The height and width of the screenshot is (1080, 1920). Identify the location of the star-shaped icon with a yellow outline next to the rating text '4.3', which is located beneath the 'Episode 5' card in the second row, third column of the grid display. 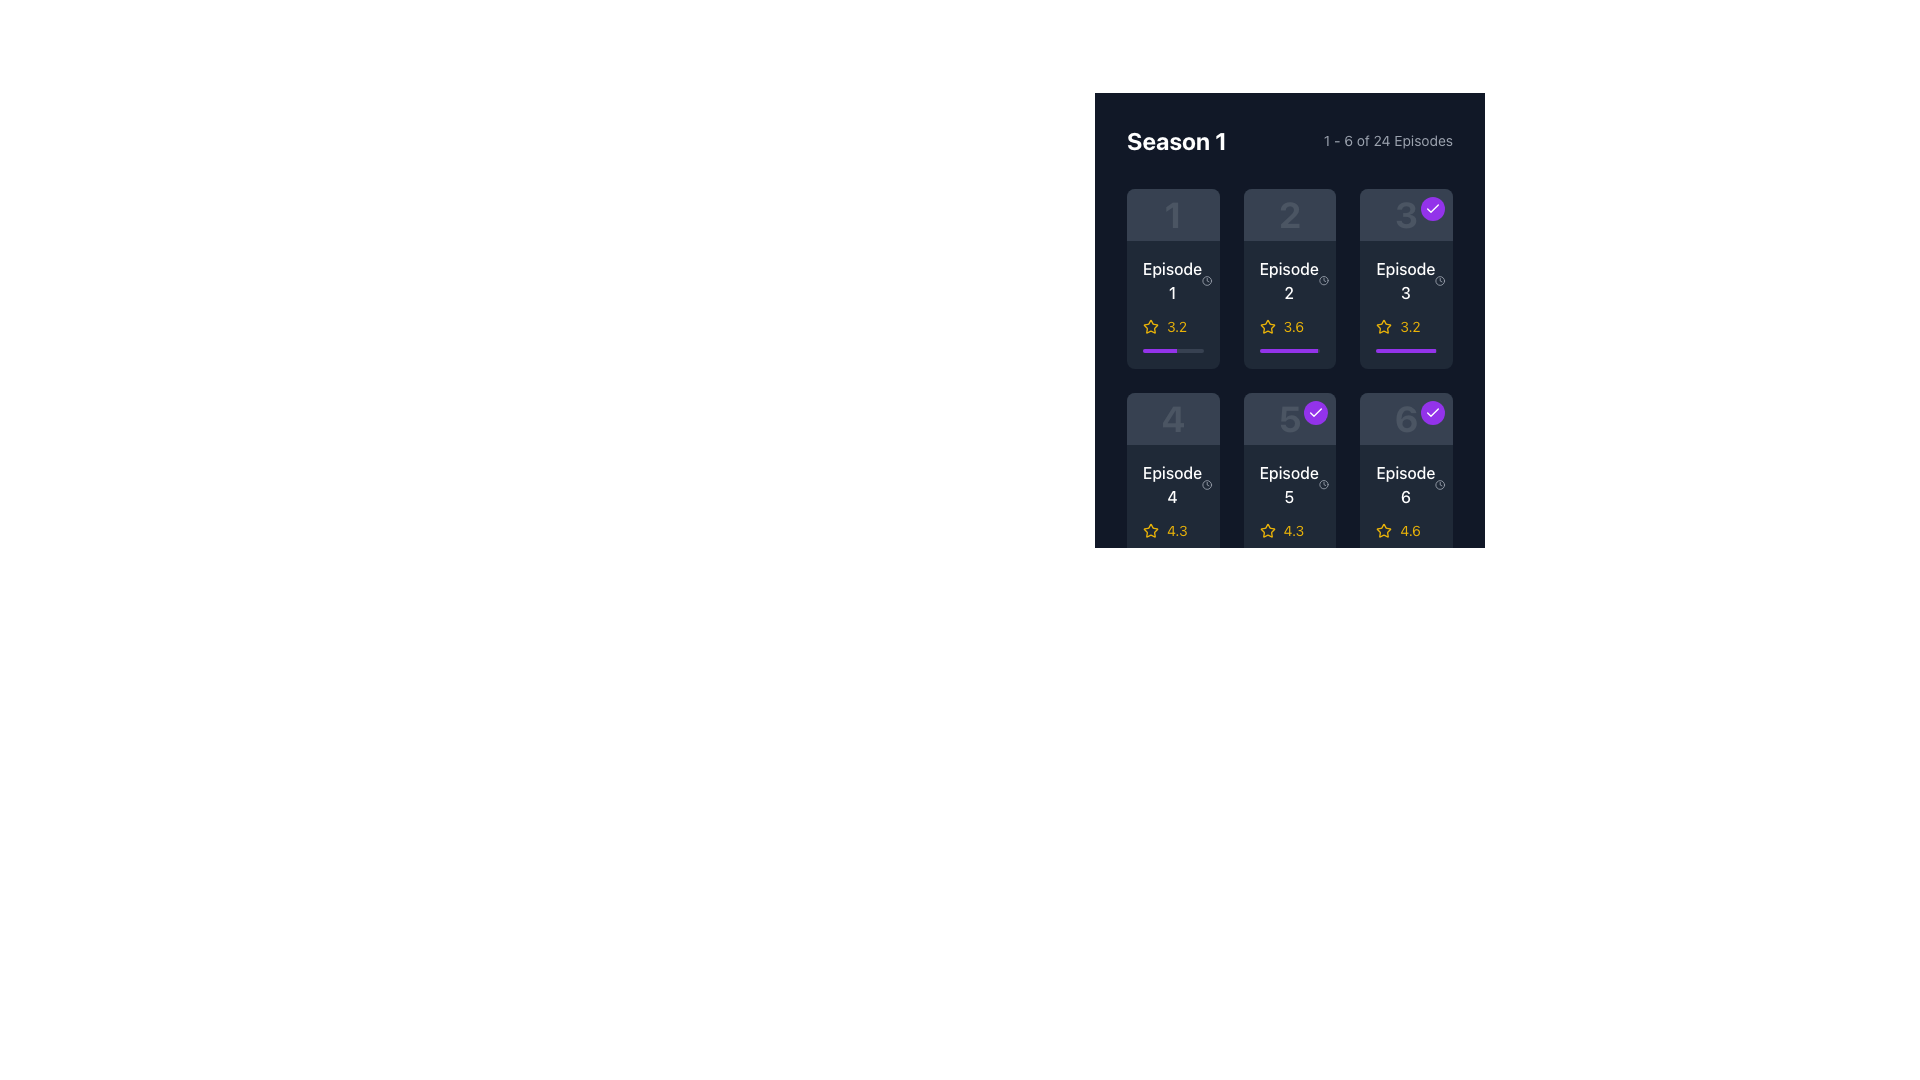
(1151, 530).